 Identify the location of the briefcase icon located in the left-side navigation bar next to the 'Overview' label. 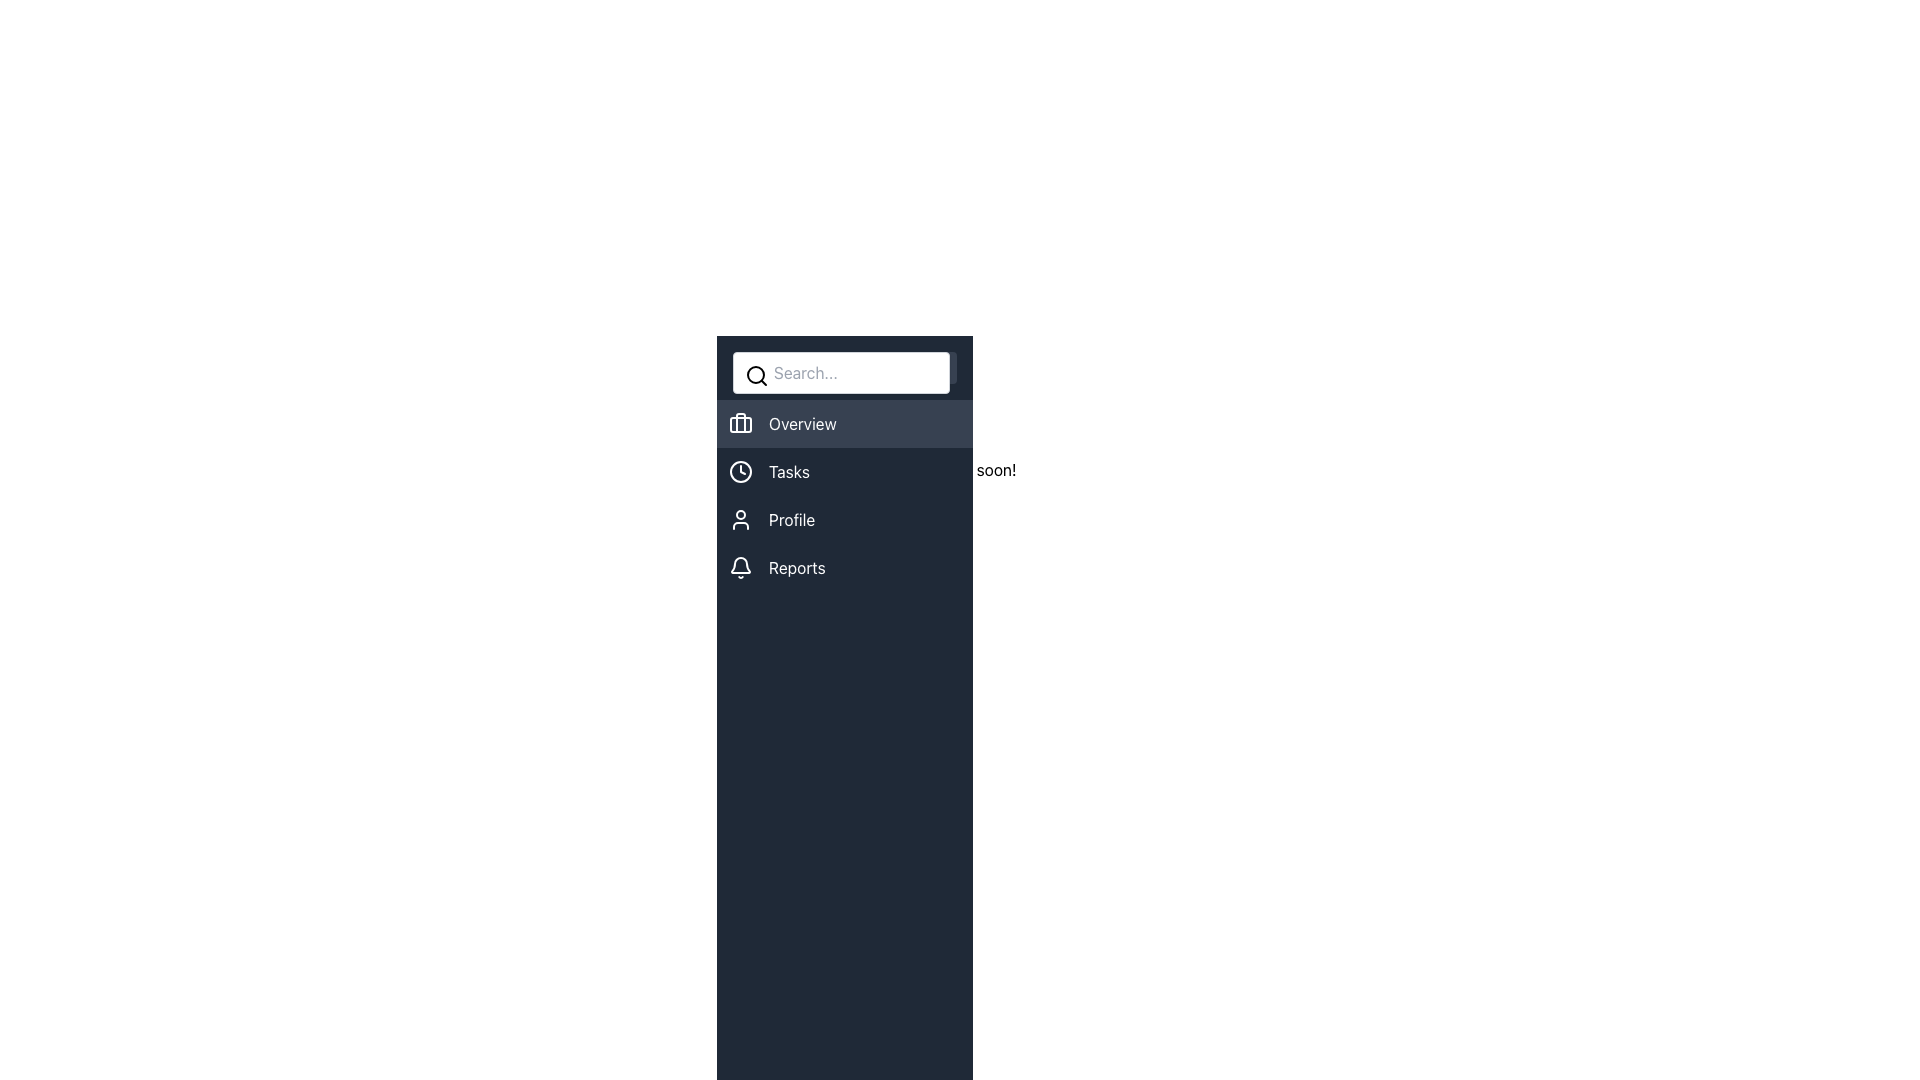
(739, 423).